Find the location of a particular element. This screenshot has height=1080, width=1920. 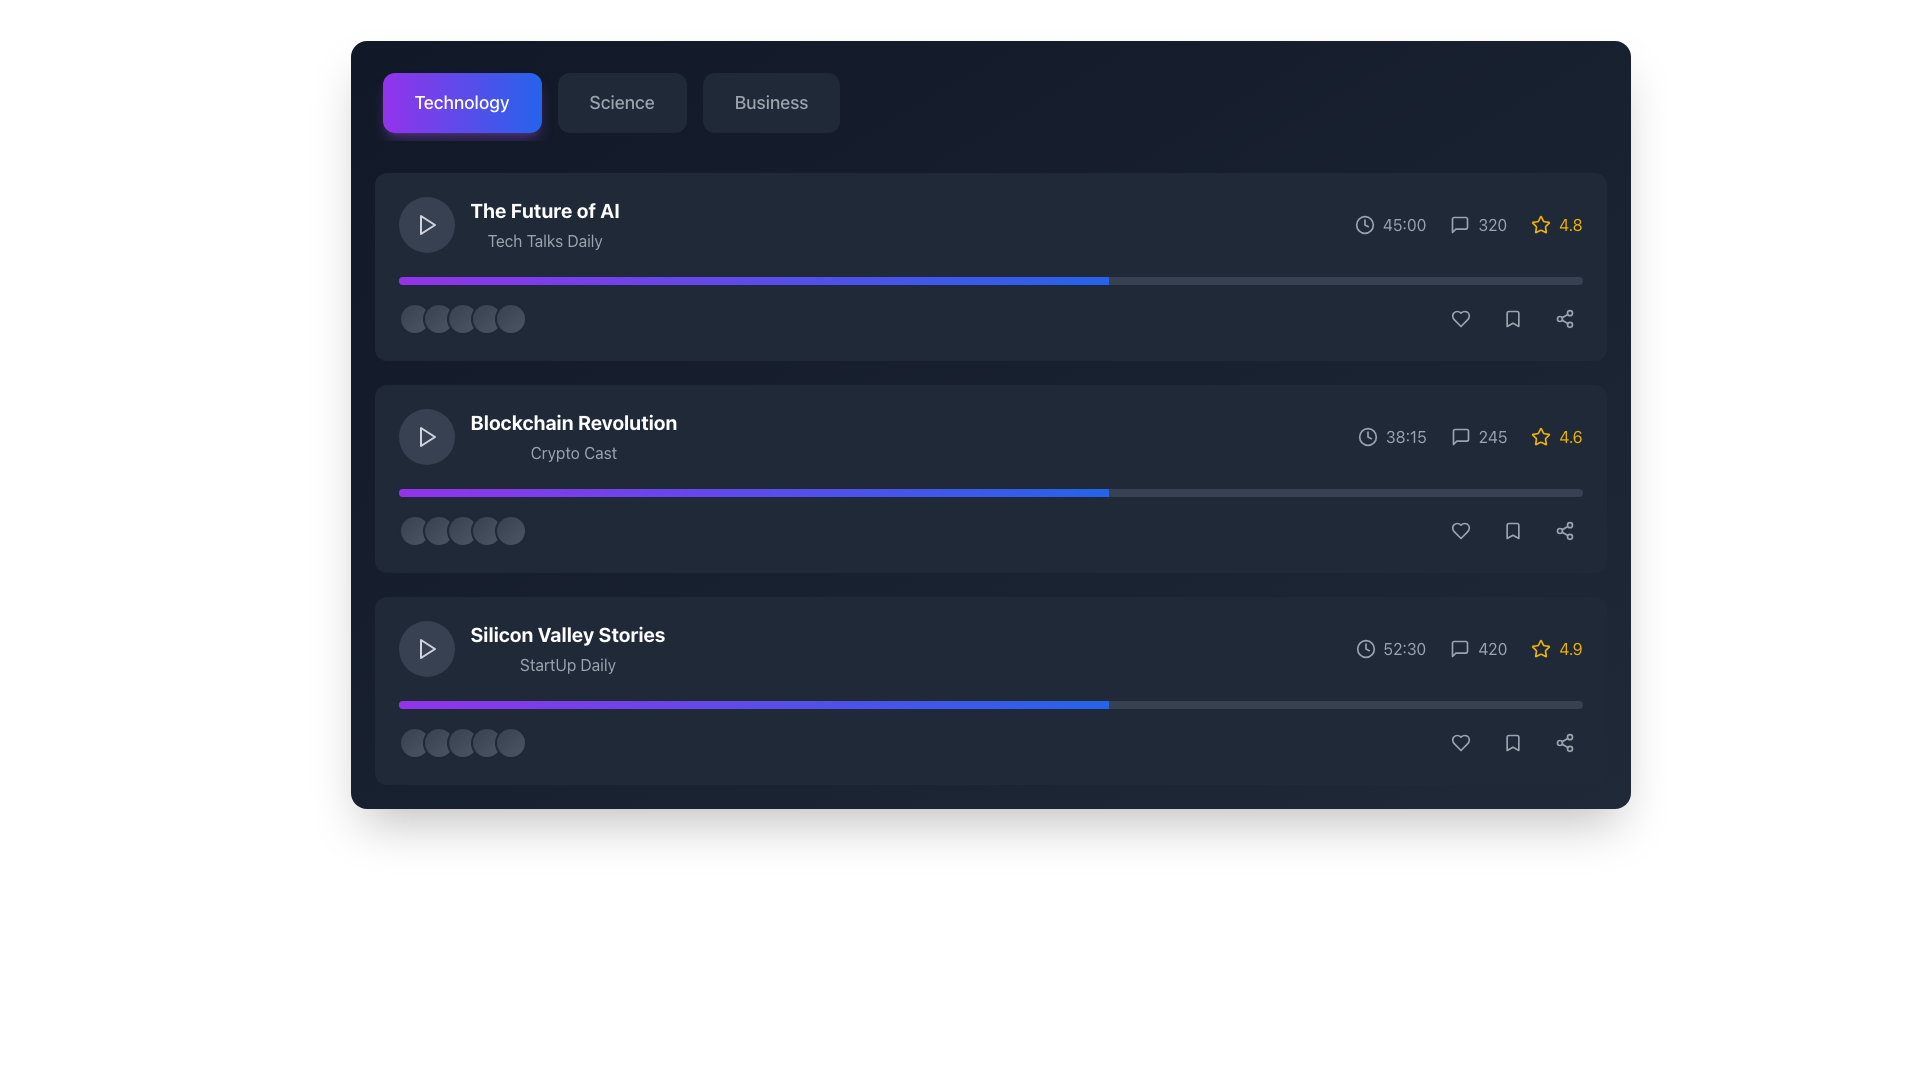

the share icon button with three connected dots, located at the far right of the 'Silicon Valley Stories' entry is located at coordinates (1563, 743).